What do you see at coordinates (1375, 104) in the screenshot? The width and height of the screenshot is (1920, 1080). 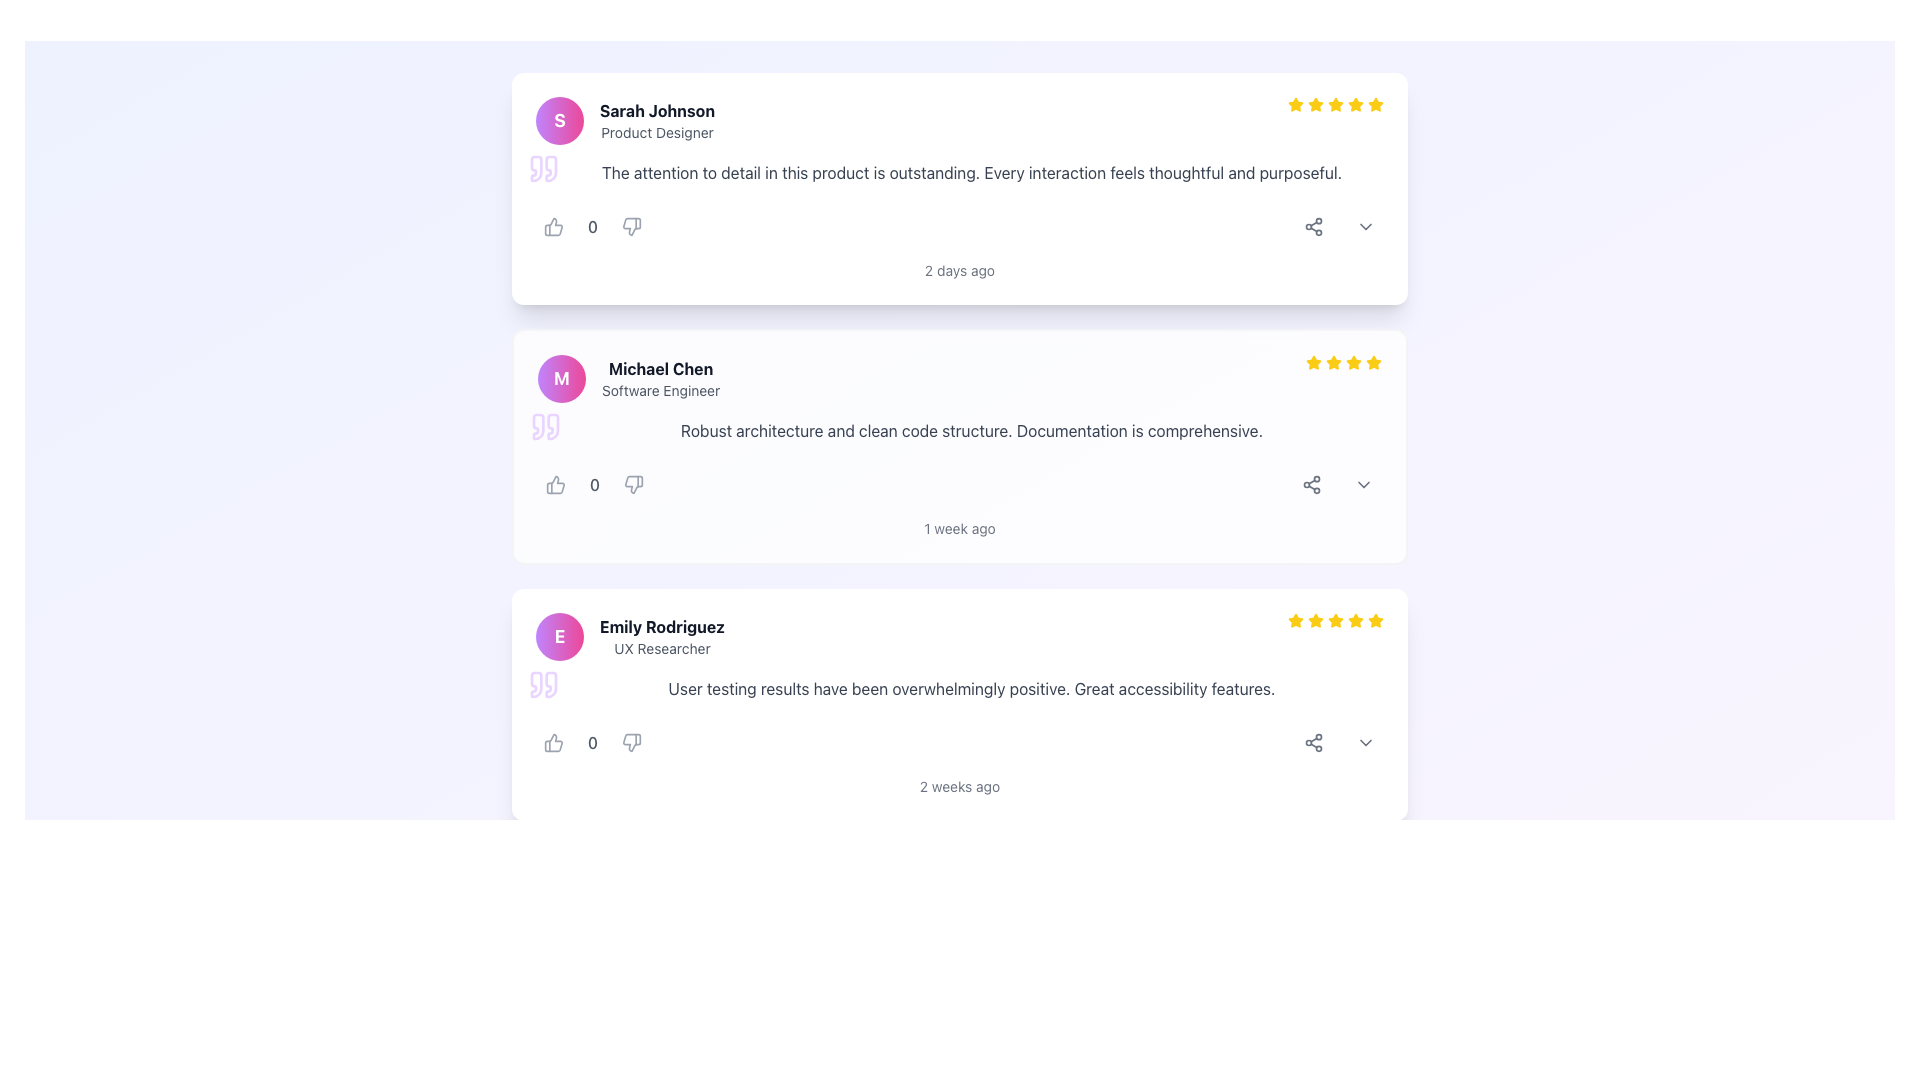 I see `the fifth star icon representing the highest user rating from its current position` at bounding box center [1375, 104].